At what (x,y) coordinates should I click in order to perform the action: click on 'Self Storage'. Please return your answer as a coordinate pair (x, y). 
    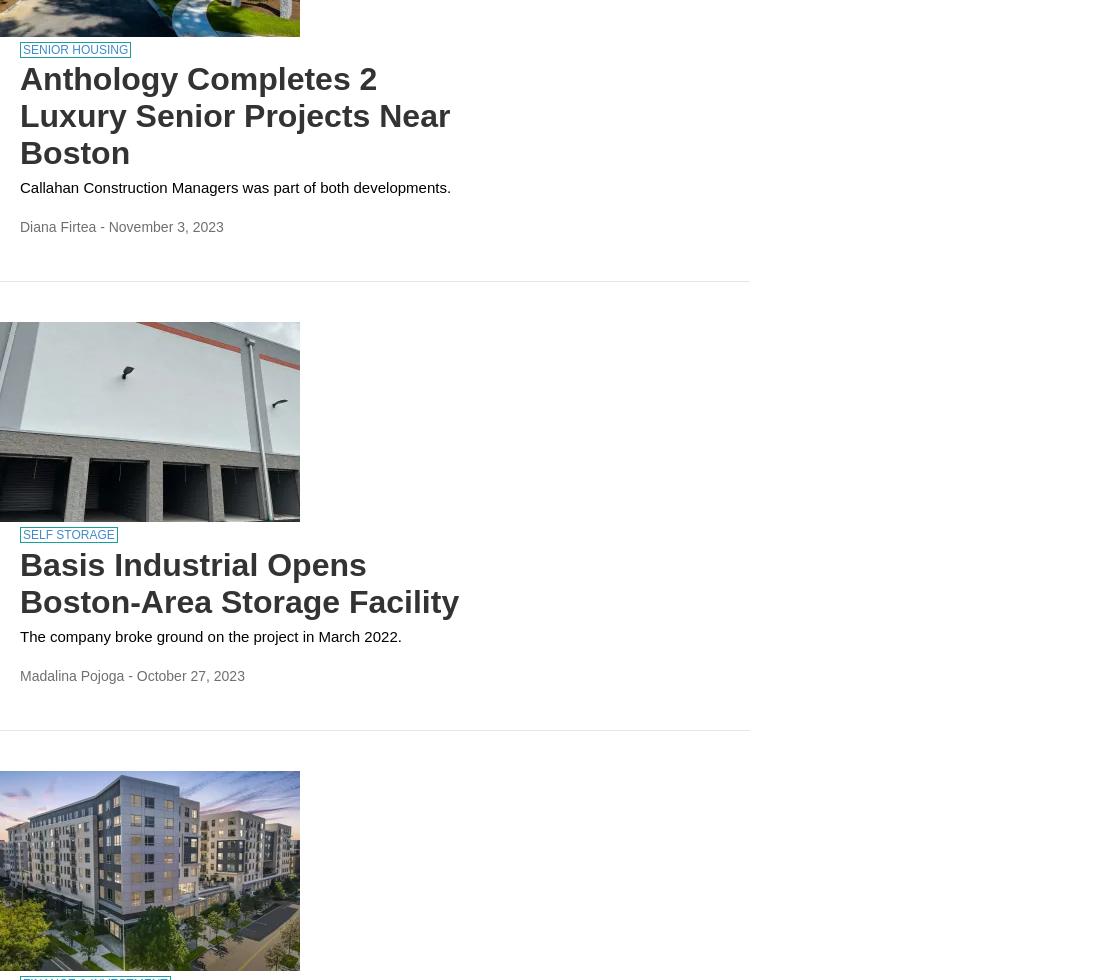
    Looking at the image, I should click on (67, 534).